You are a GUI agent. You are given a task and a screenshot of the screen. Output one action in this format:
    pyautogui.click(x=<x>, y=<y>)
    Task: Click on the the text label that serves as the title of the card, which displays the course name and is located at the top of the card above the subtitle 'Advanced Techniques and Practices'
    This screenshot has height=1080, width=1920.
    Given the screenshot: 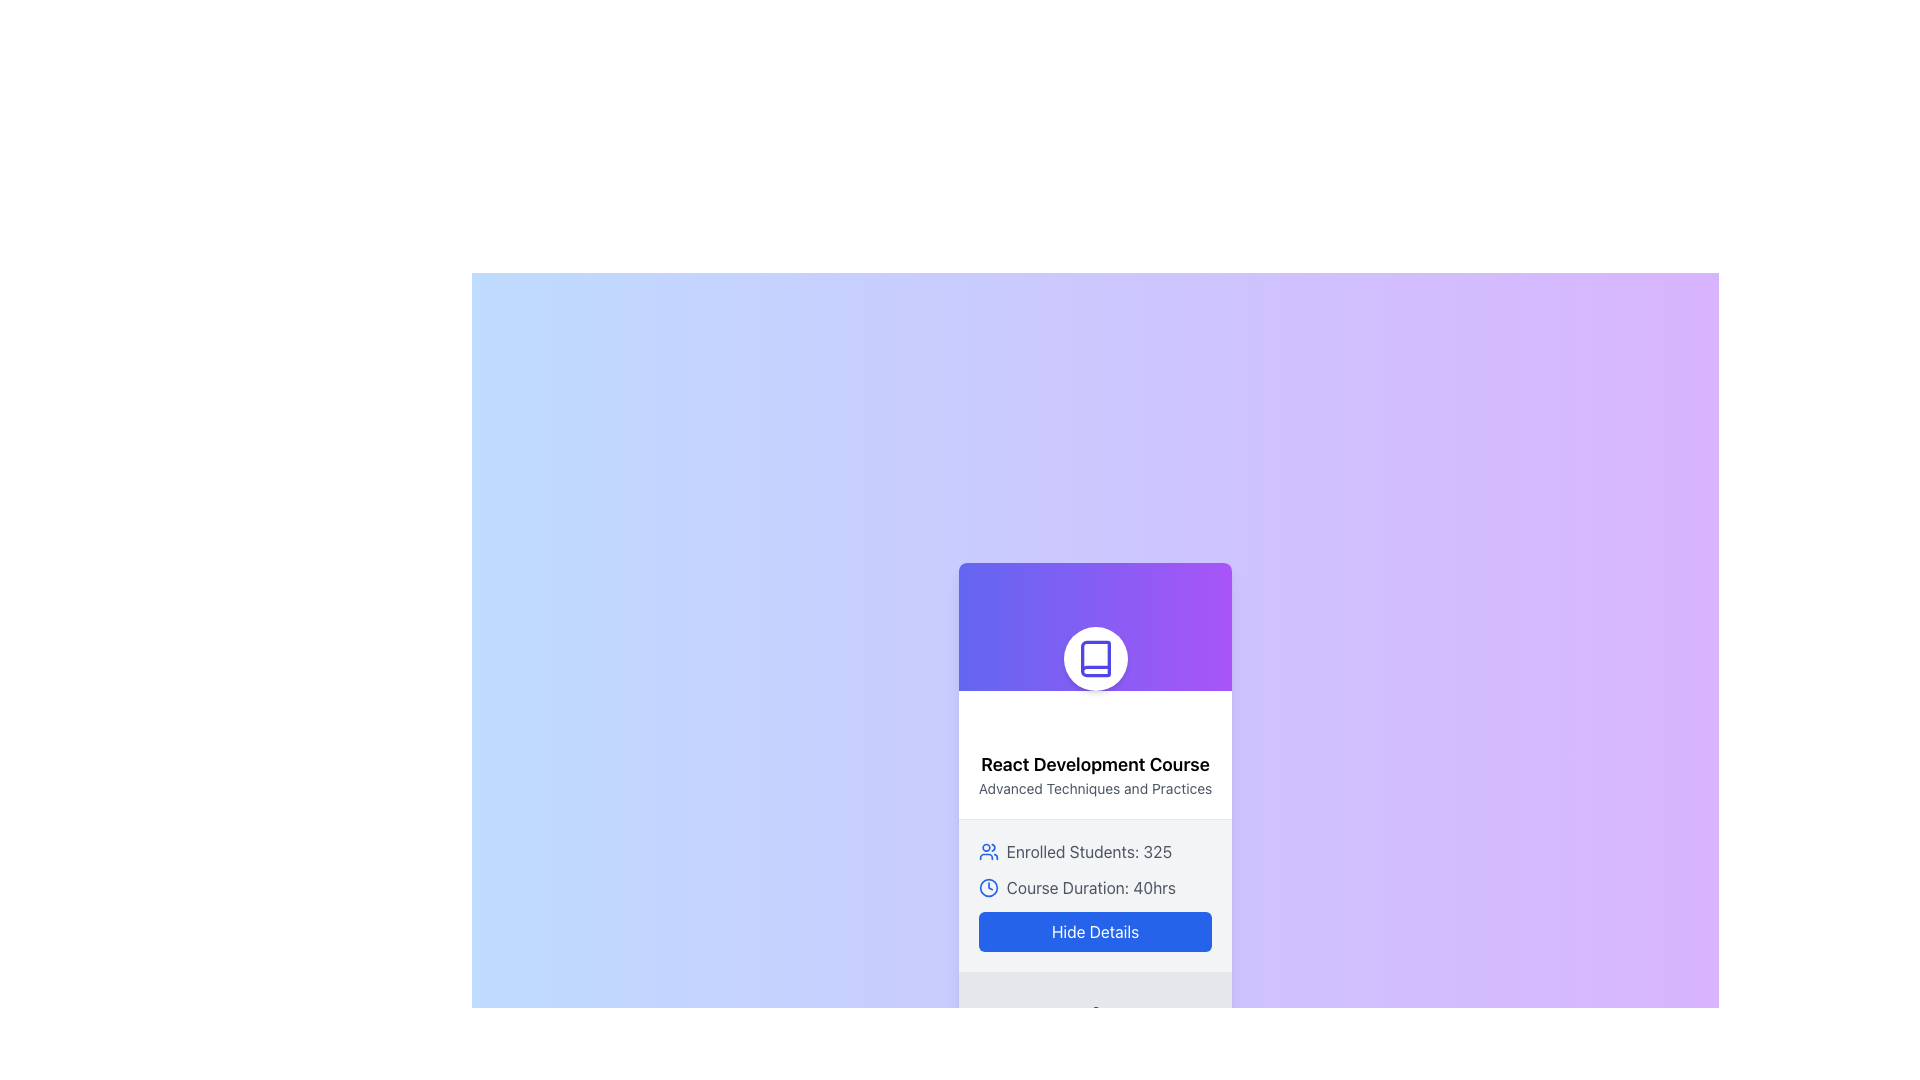 What is the action you would take?
    pyautogui.click(x=1094, y=764)
    